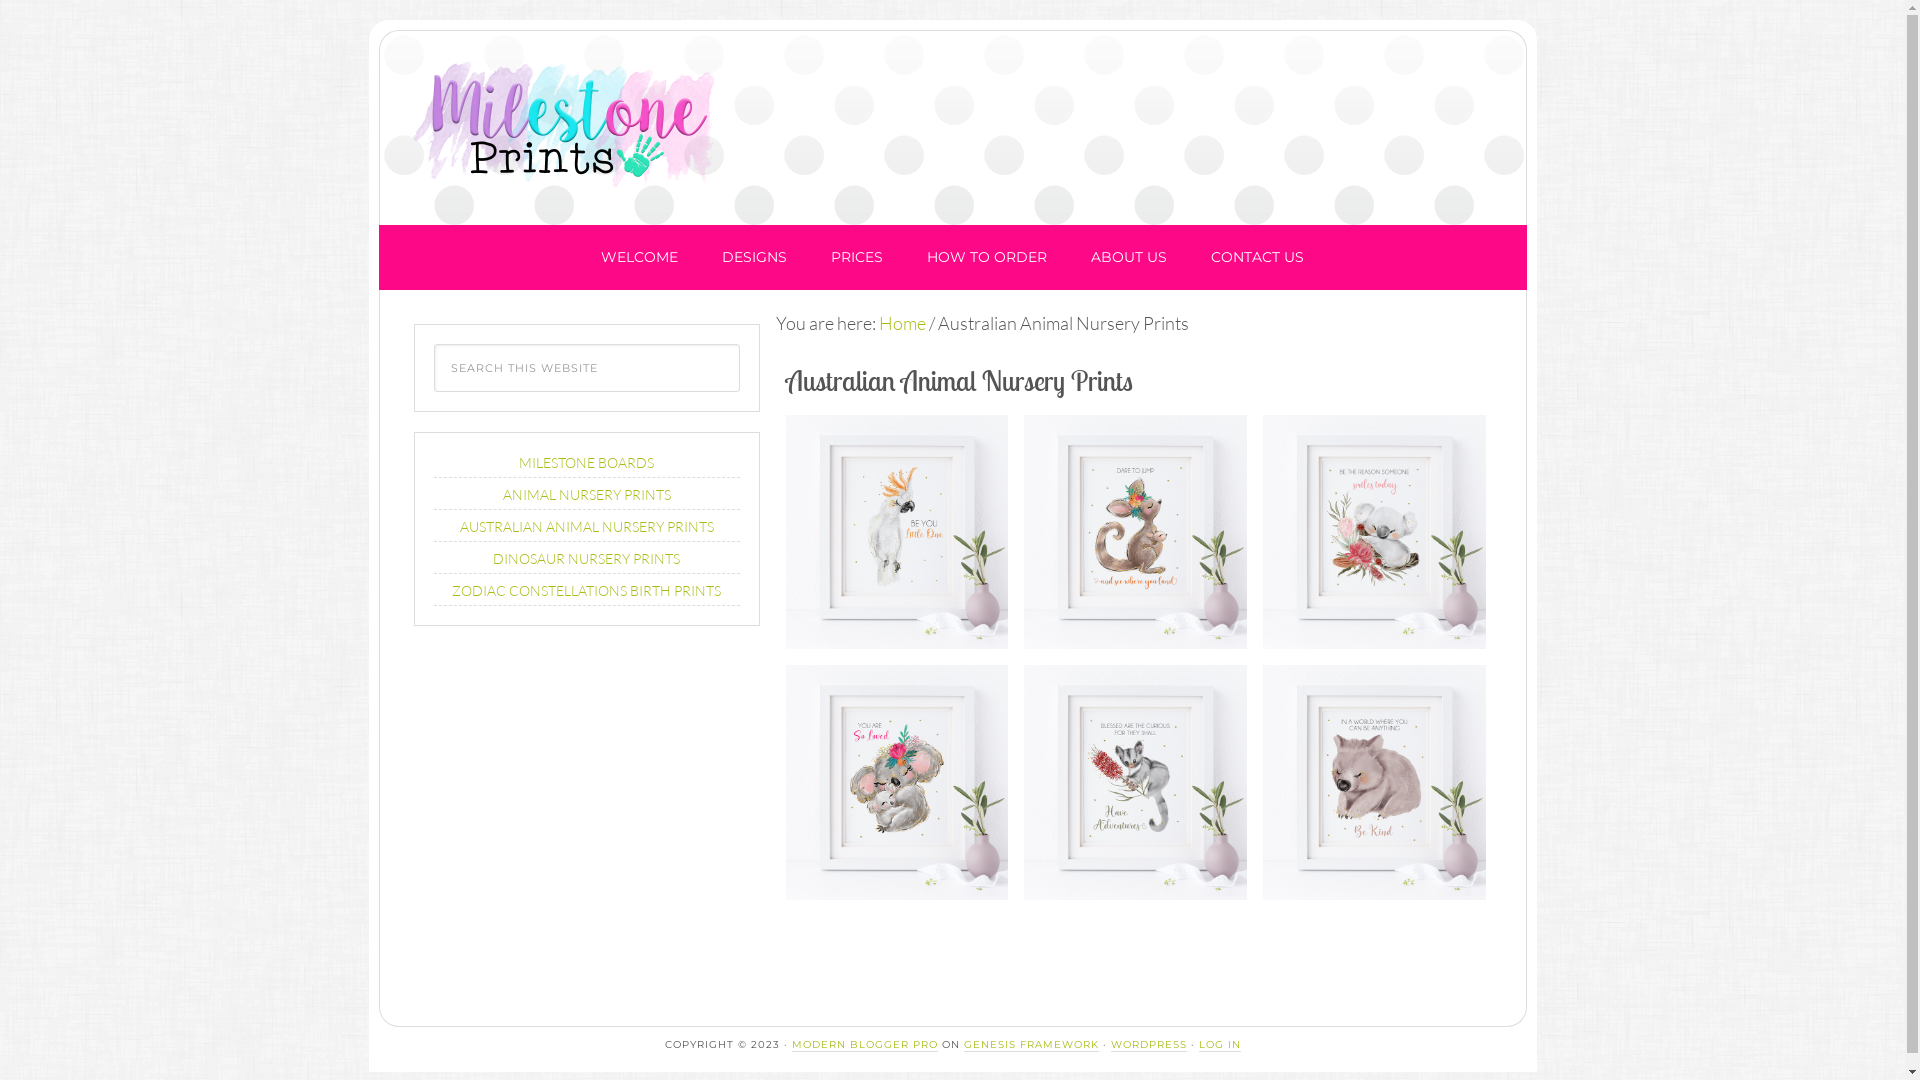 This screenshot has height=1080, width=1920. What do you see at coordinates (1031, 1044) in the screenshot?
I see `'GENESIS FRAMEWORK'` at bounding box center [1031, 1044].